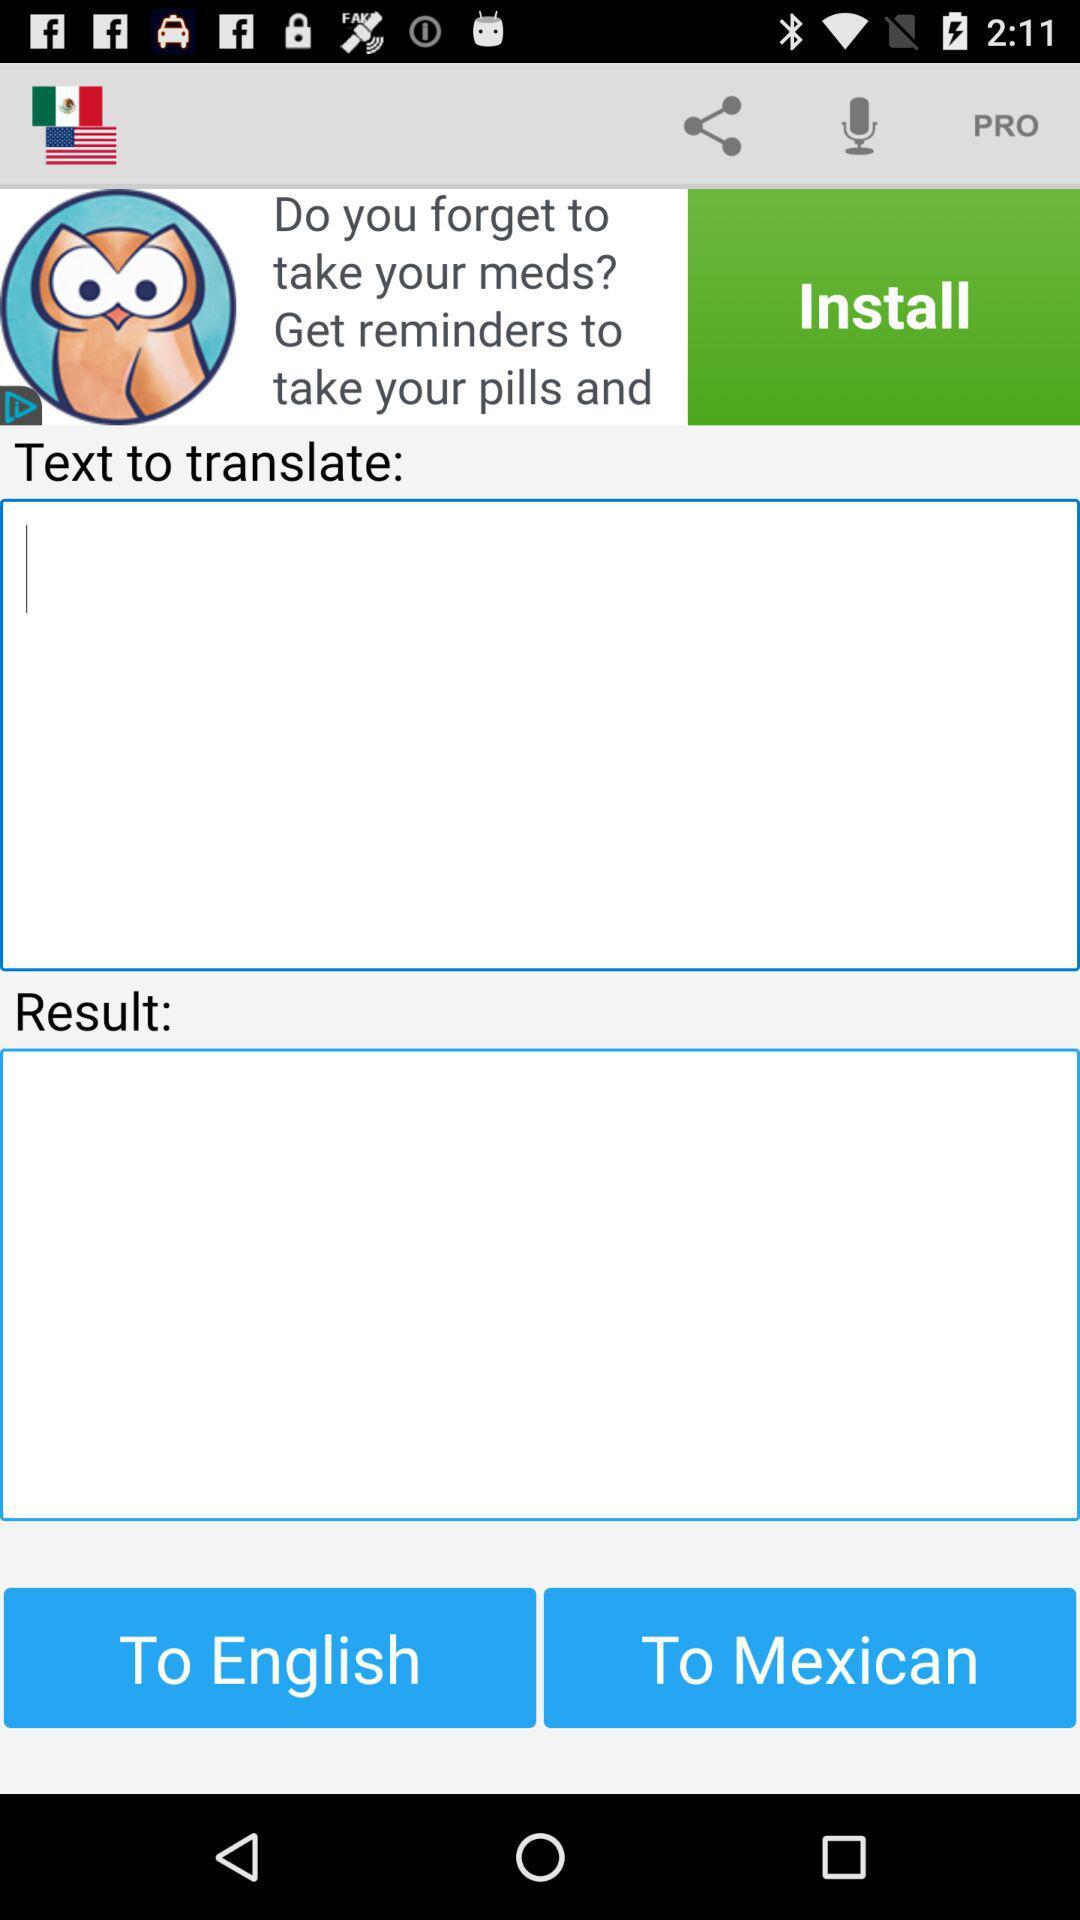 The height and width of the screenshot is (1920, 1080). Describe the element at coordinates (540, 1284) in the screenshot. I see `the item below result: icon` at that location.